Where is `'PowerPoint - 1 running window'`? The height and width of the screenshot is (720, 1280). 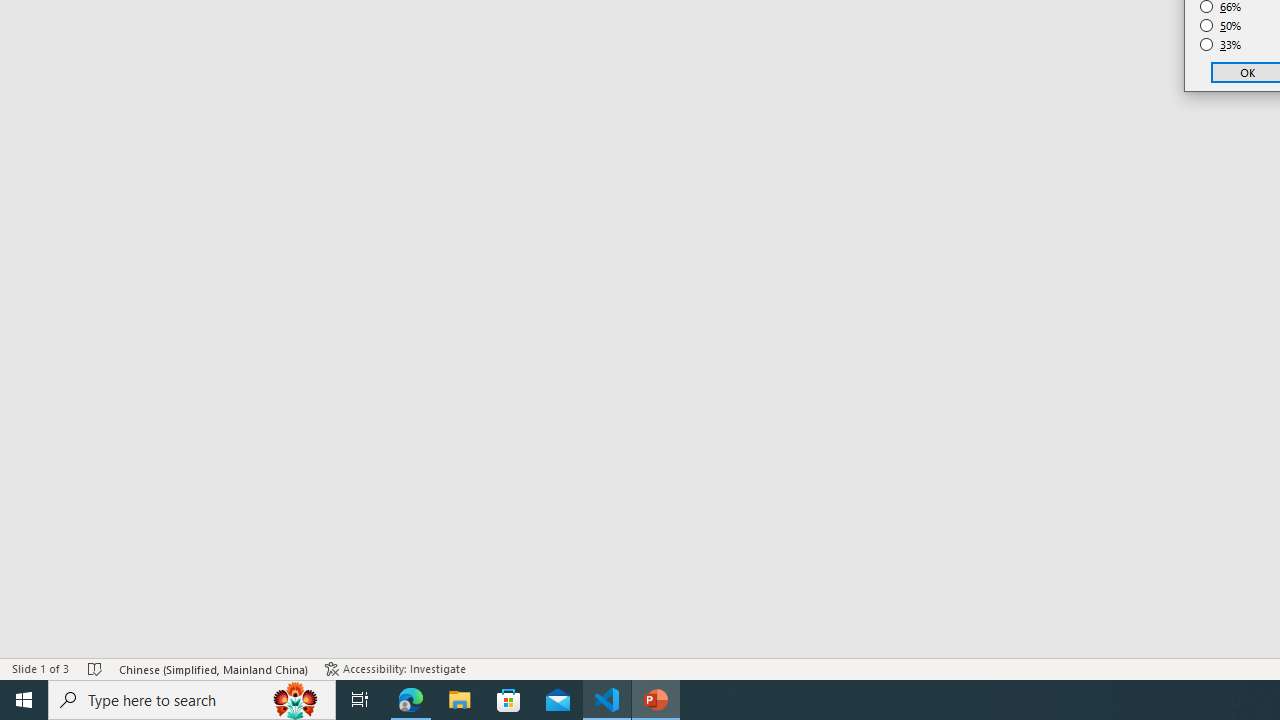
'PowerPoint - 1 running window' is located at coordinates (656, 698).